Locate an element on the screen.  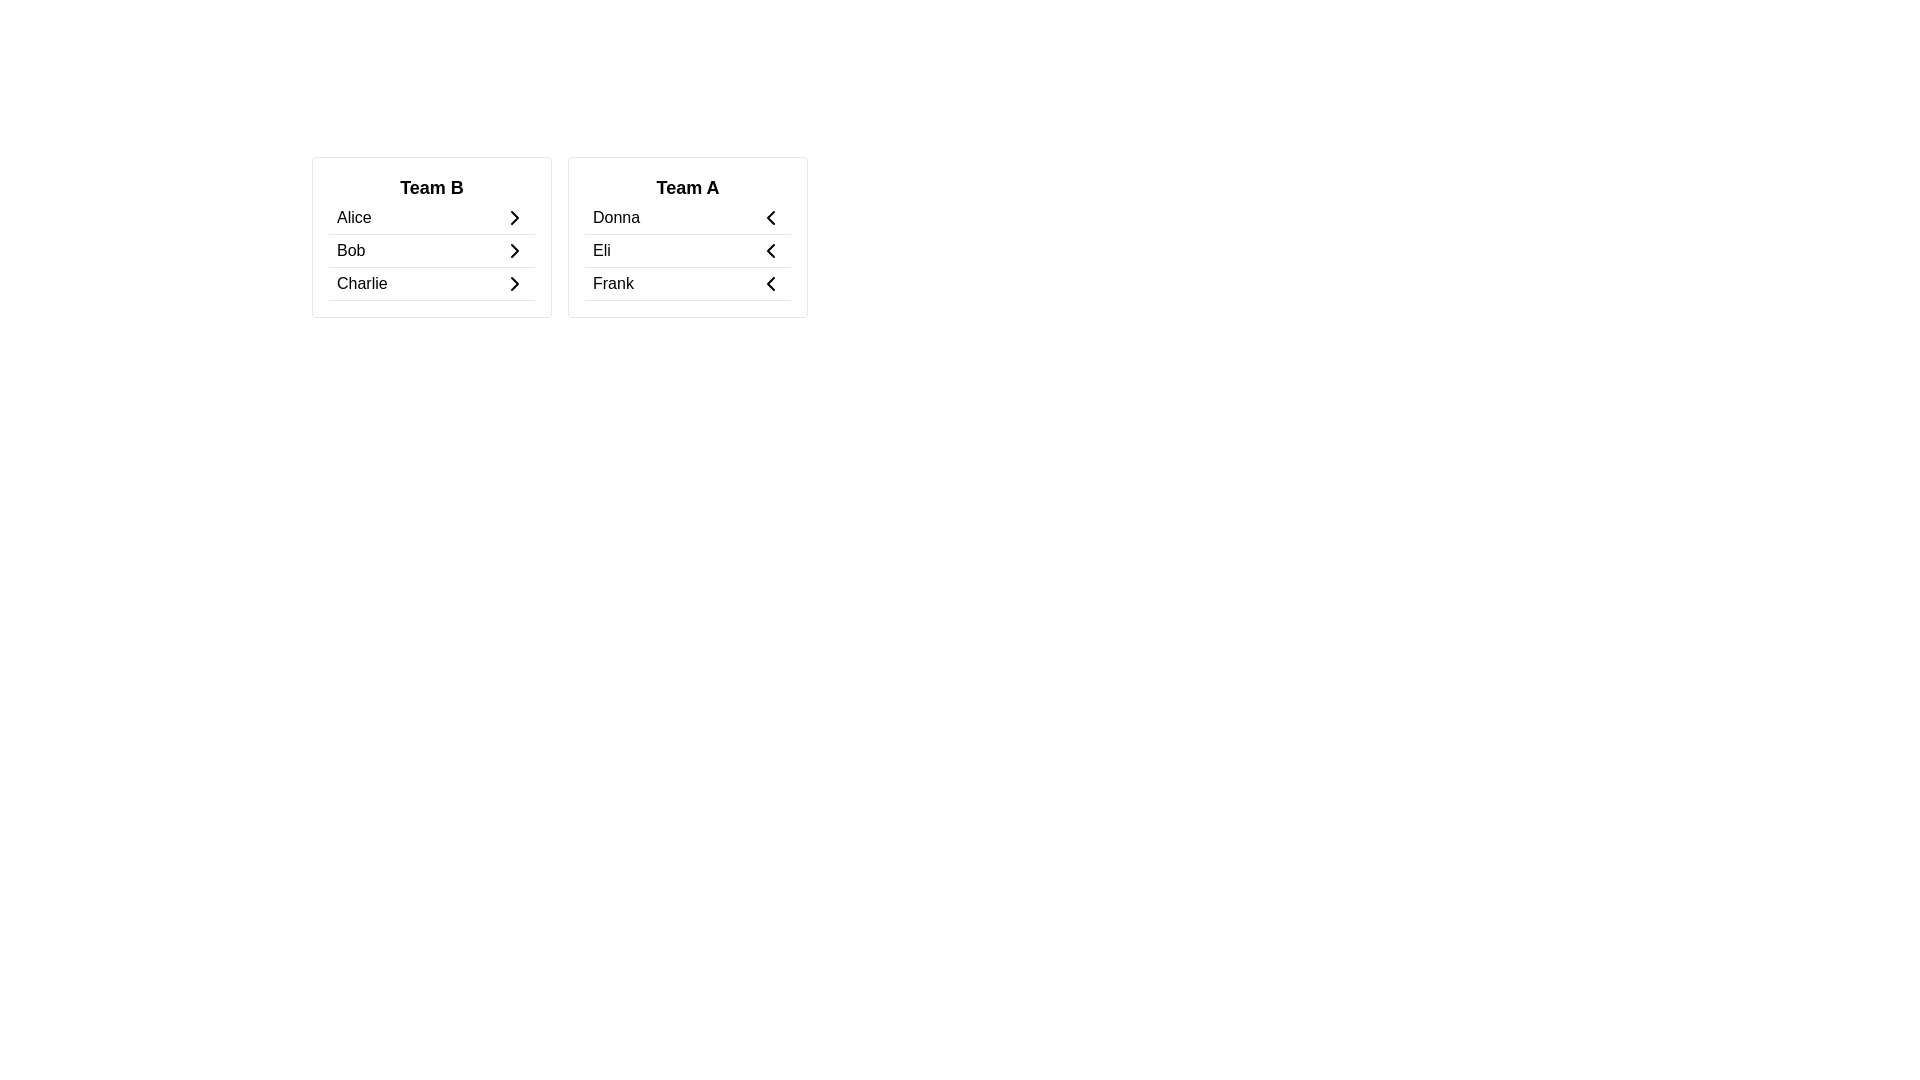
the team member entry Alice is located at coordinates (431, 218).